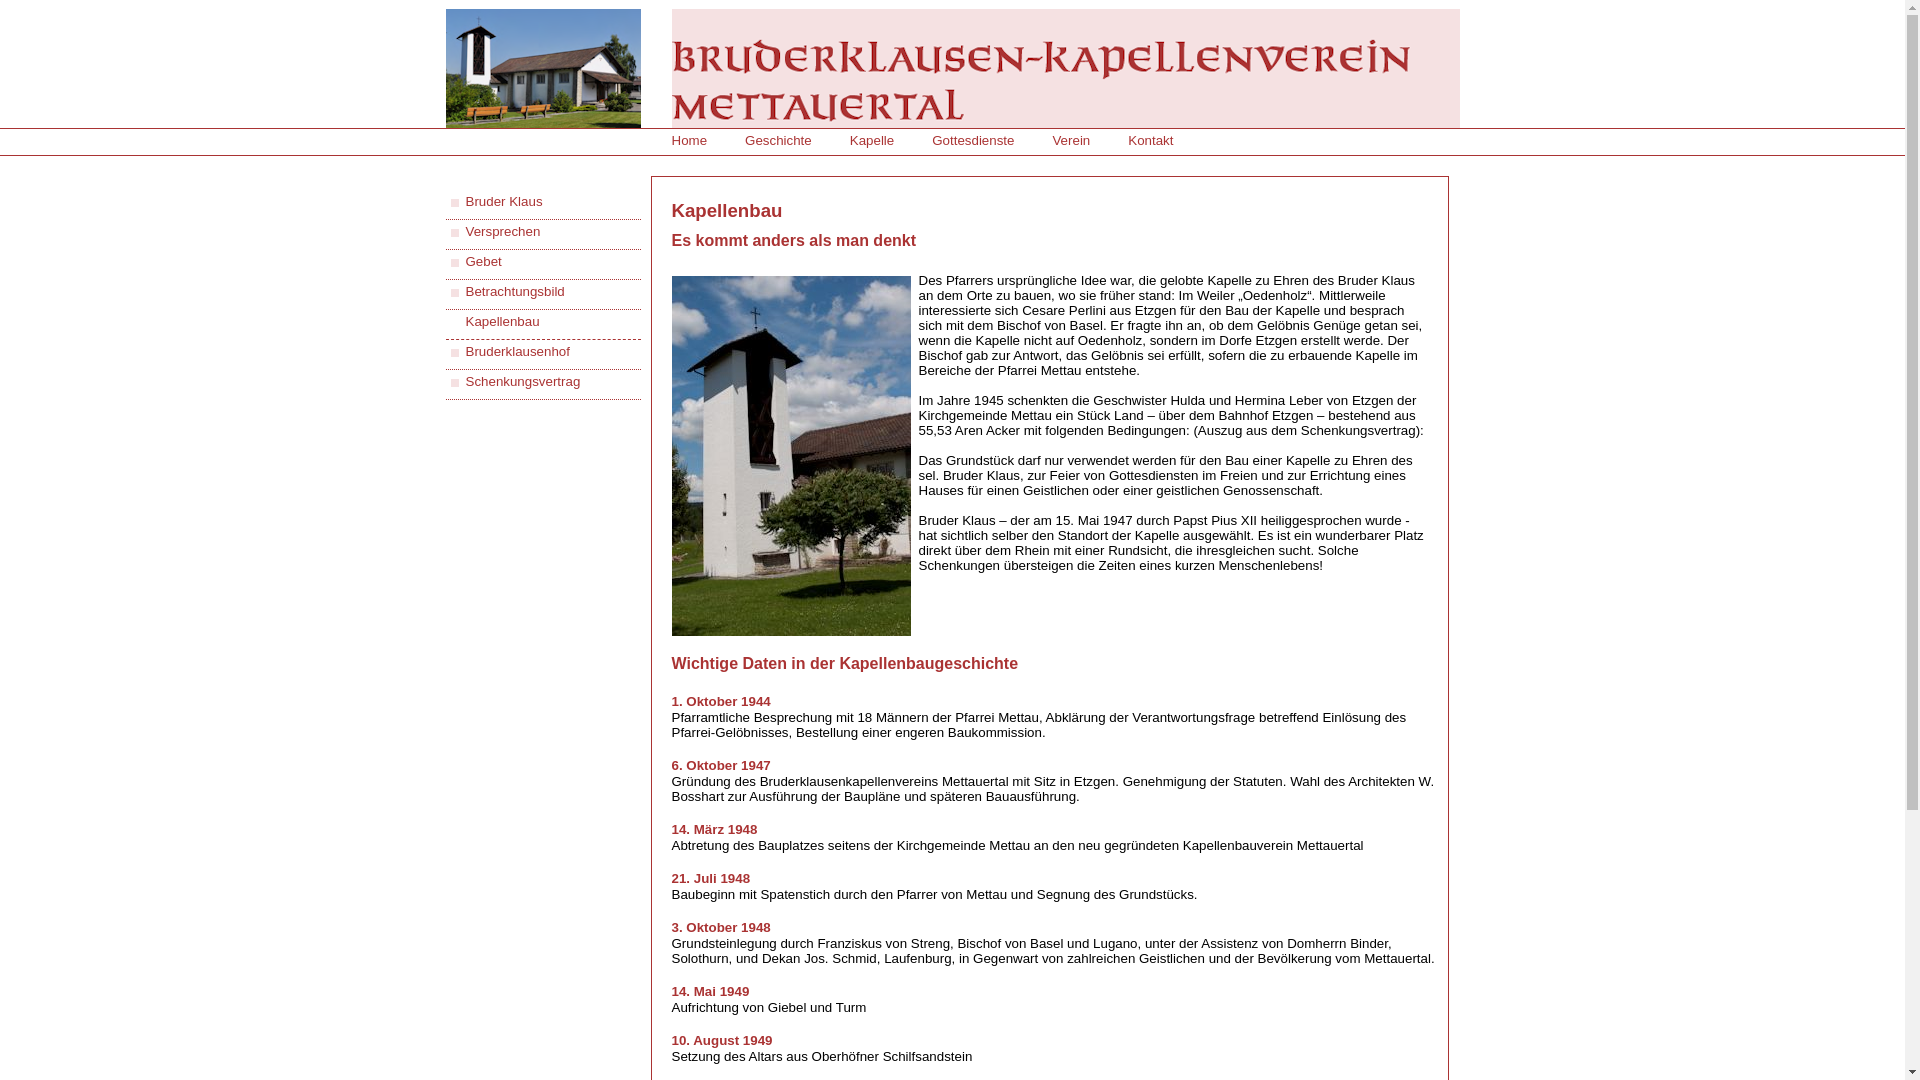 Image resolution: width=1920 pixels, height=1080 pixels. What do you see at coordinates (523, 381) in the screenshot?
I see `'Schenkungsvertrag'` at bounding box center [523, 381].